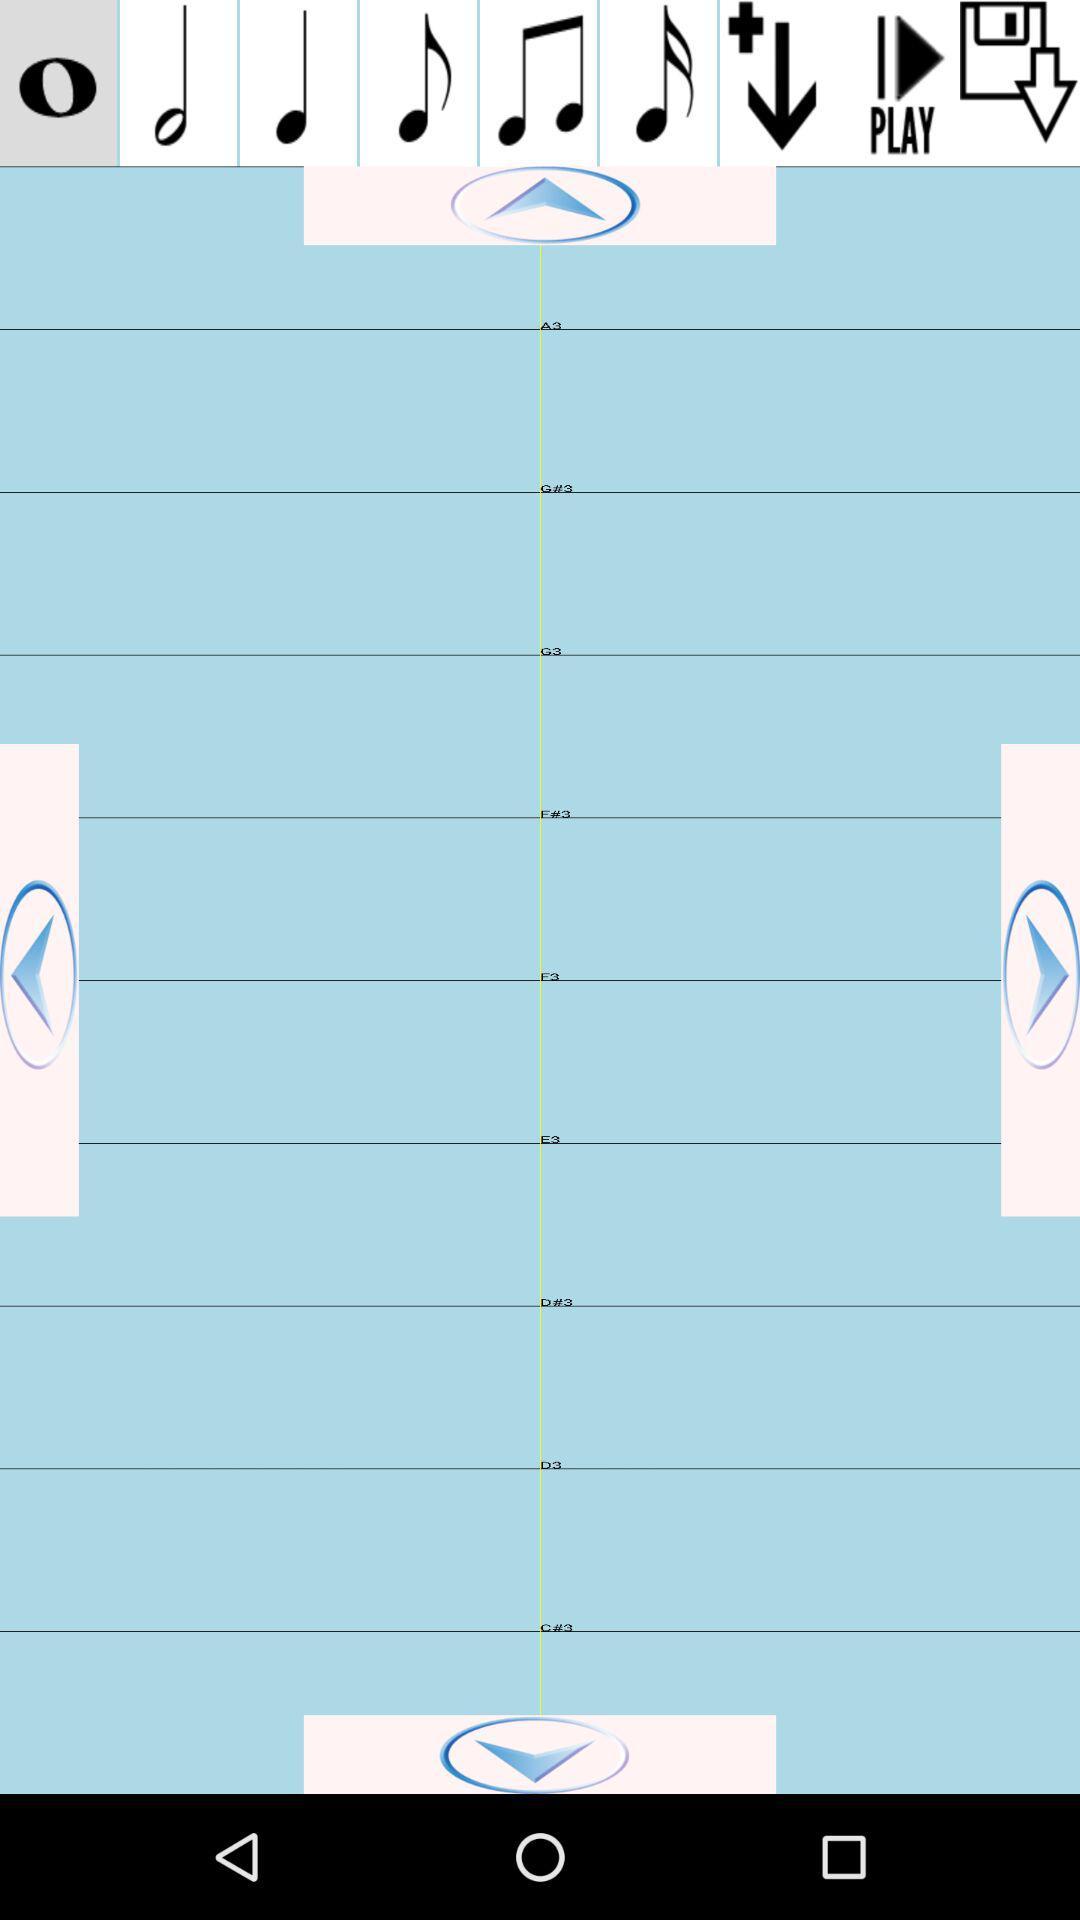 The image size is (1080, 1920). I want to click on download, so click(1019, 82).